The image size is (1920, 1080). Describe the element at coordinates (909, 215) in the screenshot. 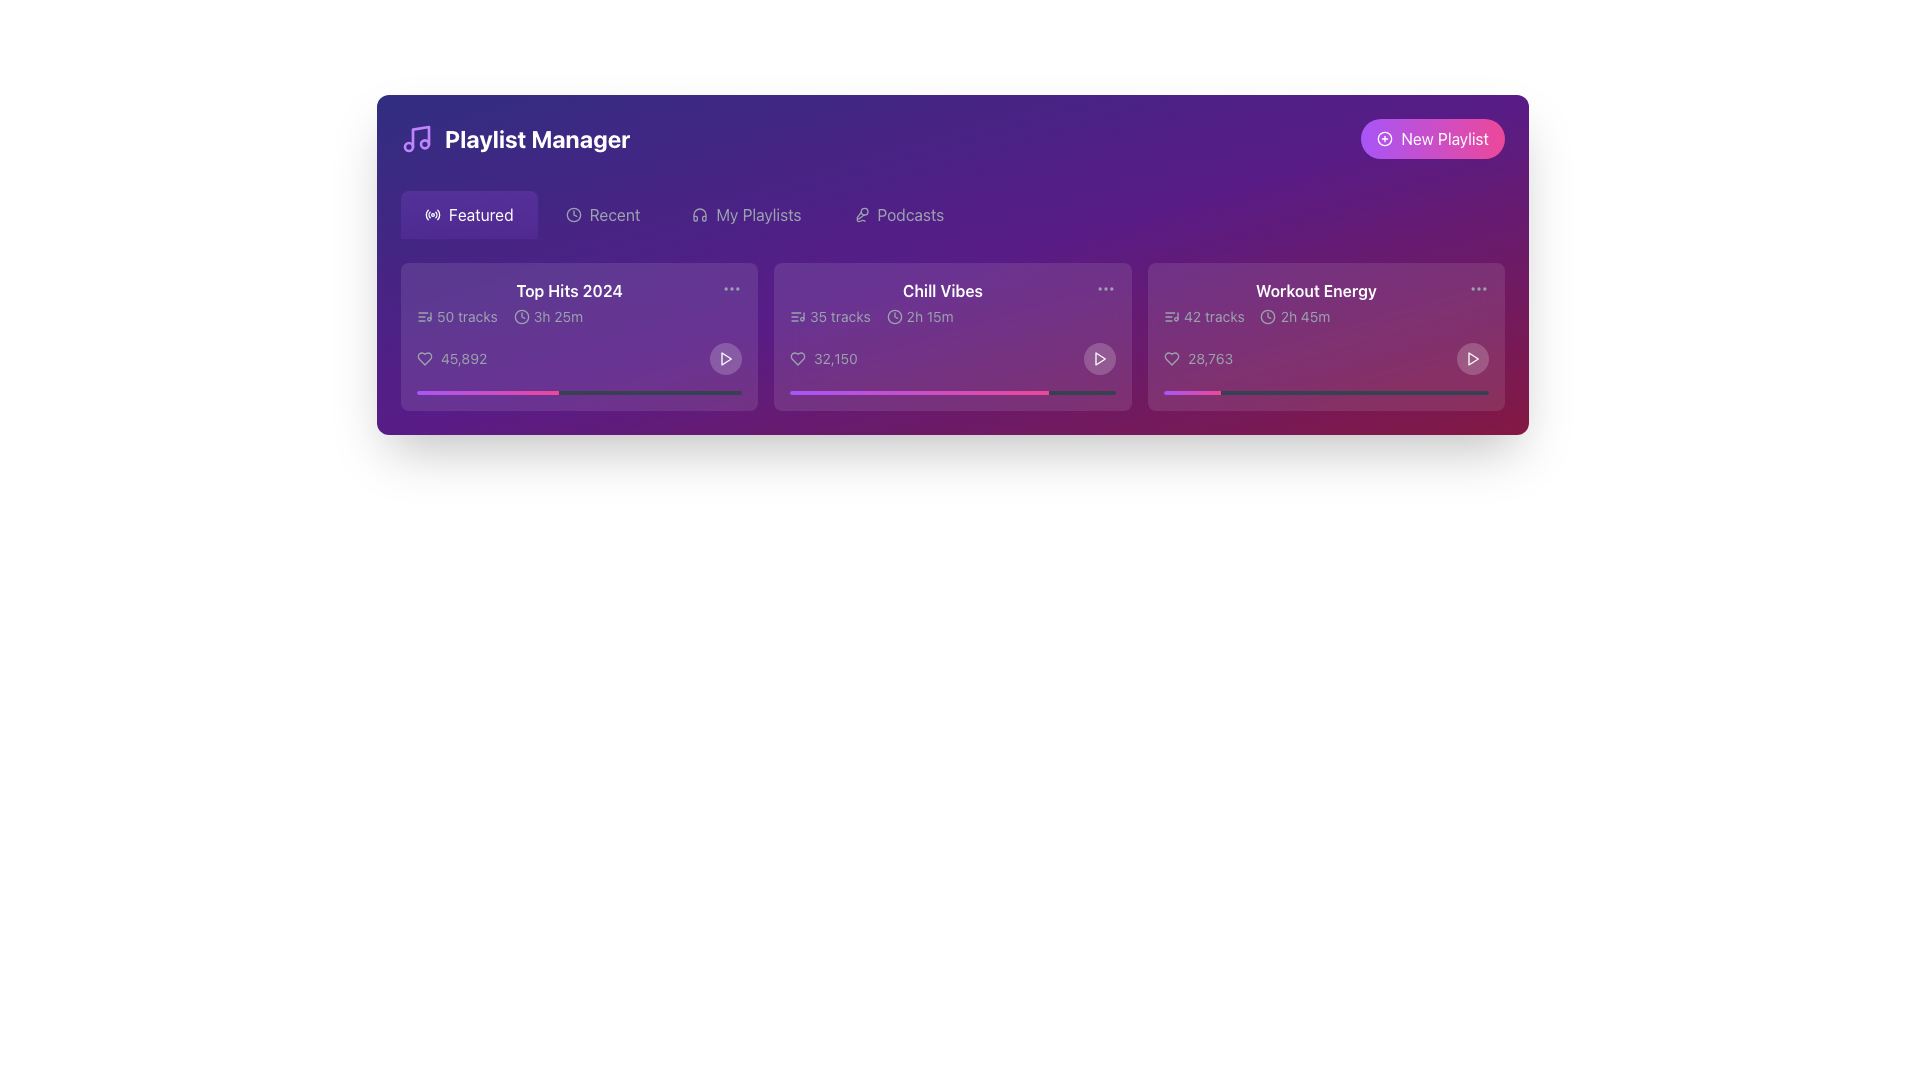

I see `the navigational link or button labeled for podcasts, located at the far right of the navigation options` at that location.